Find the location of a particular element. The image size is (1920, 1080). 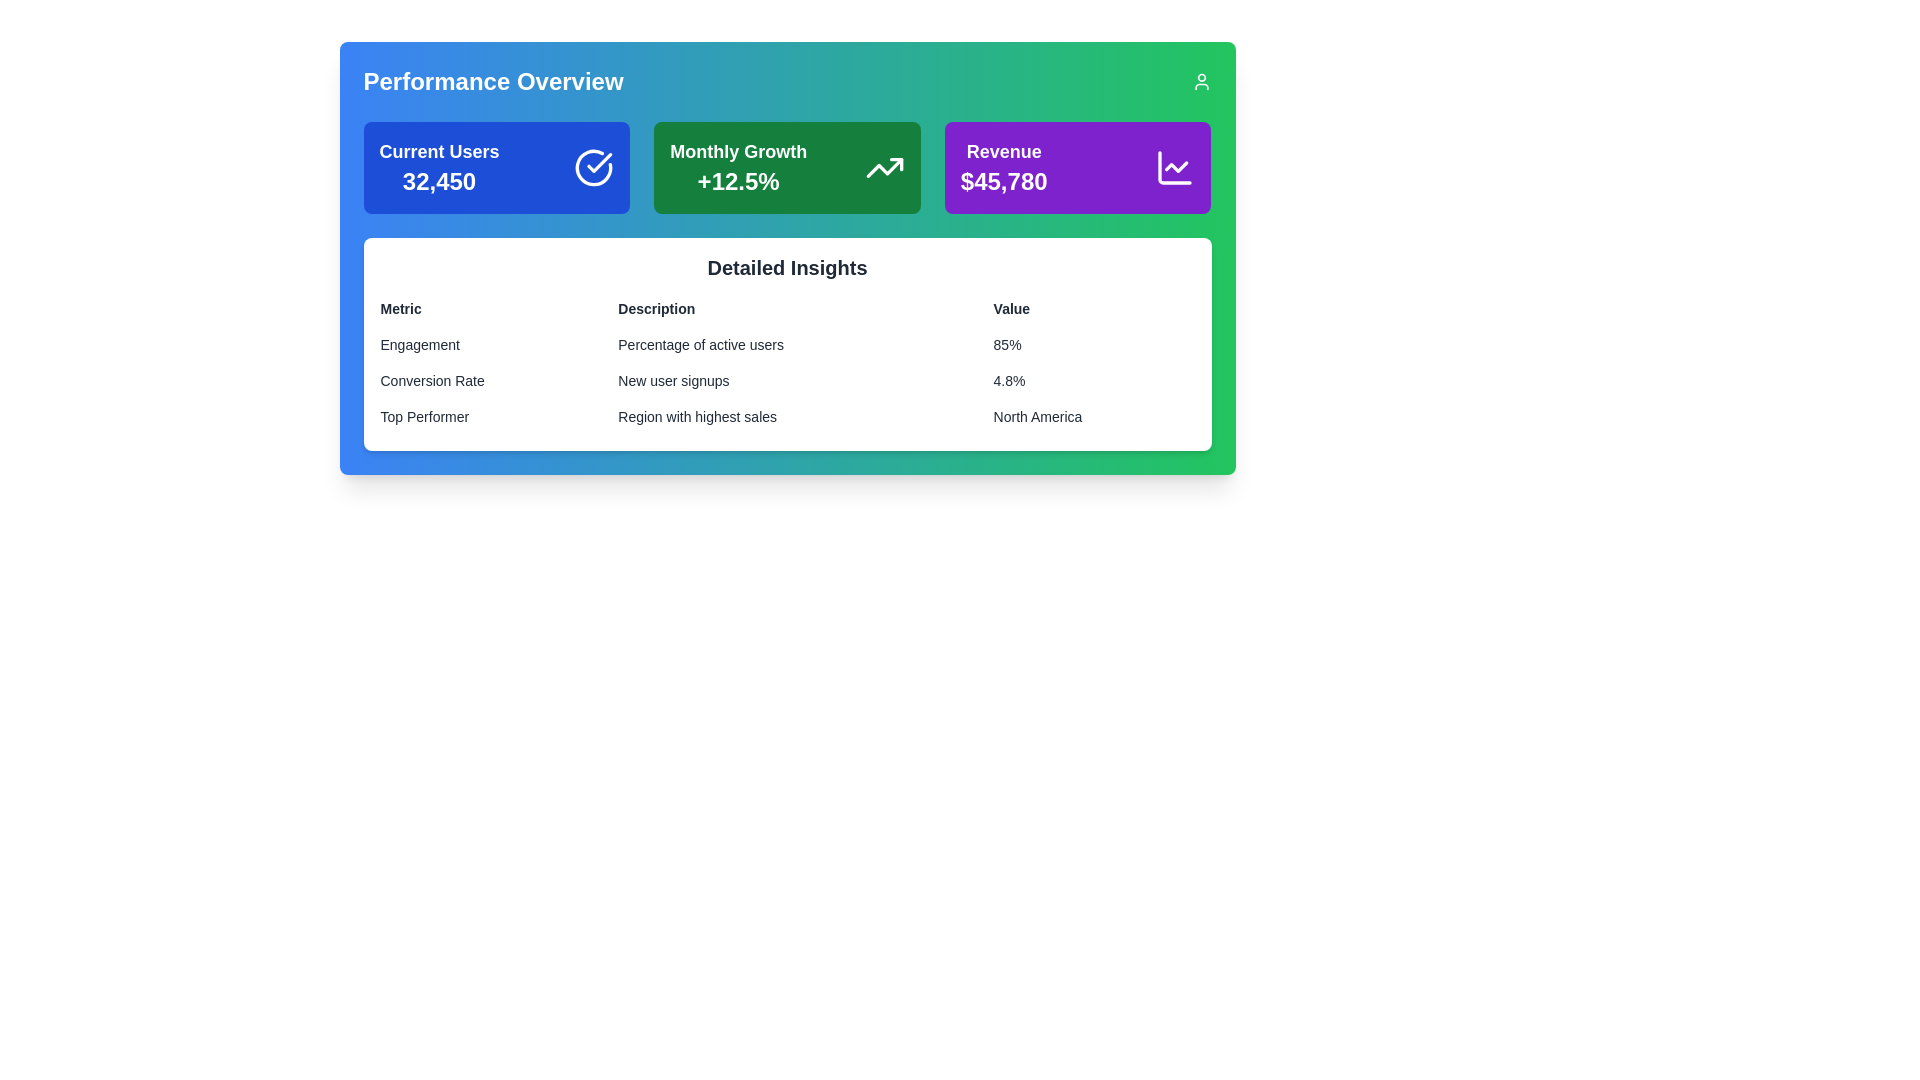

the text content of the label that says 'New user signups' located in the 'Description' column of the 'Detailed Insights' section under 'Conversion Rate' is located at coordinates (804, 381).